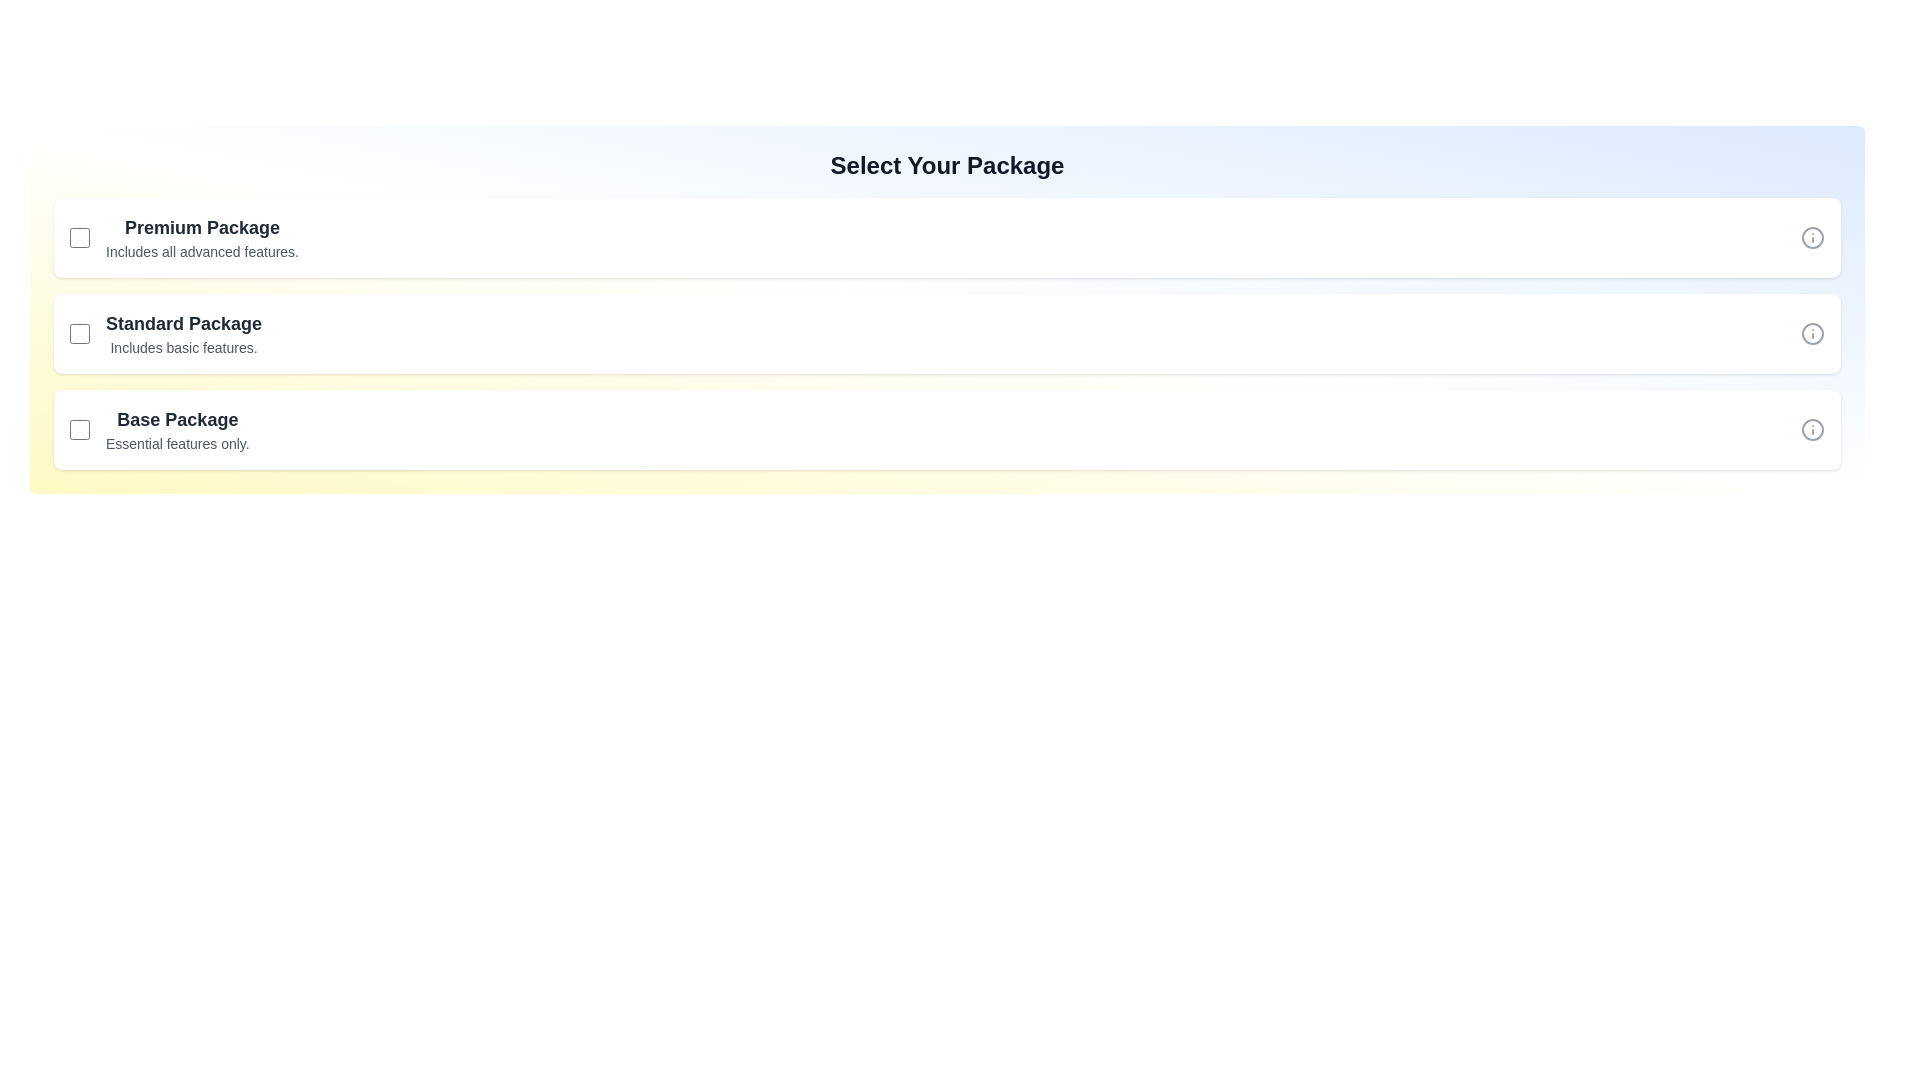 This screenshot has width=1920, height=1080. Describe the element at coordinates (1813, 428) in the screenshot. I see `information icon for Base Package` at that location.